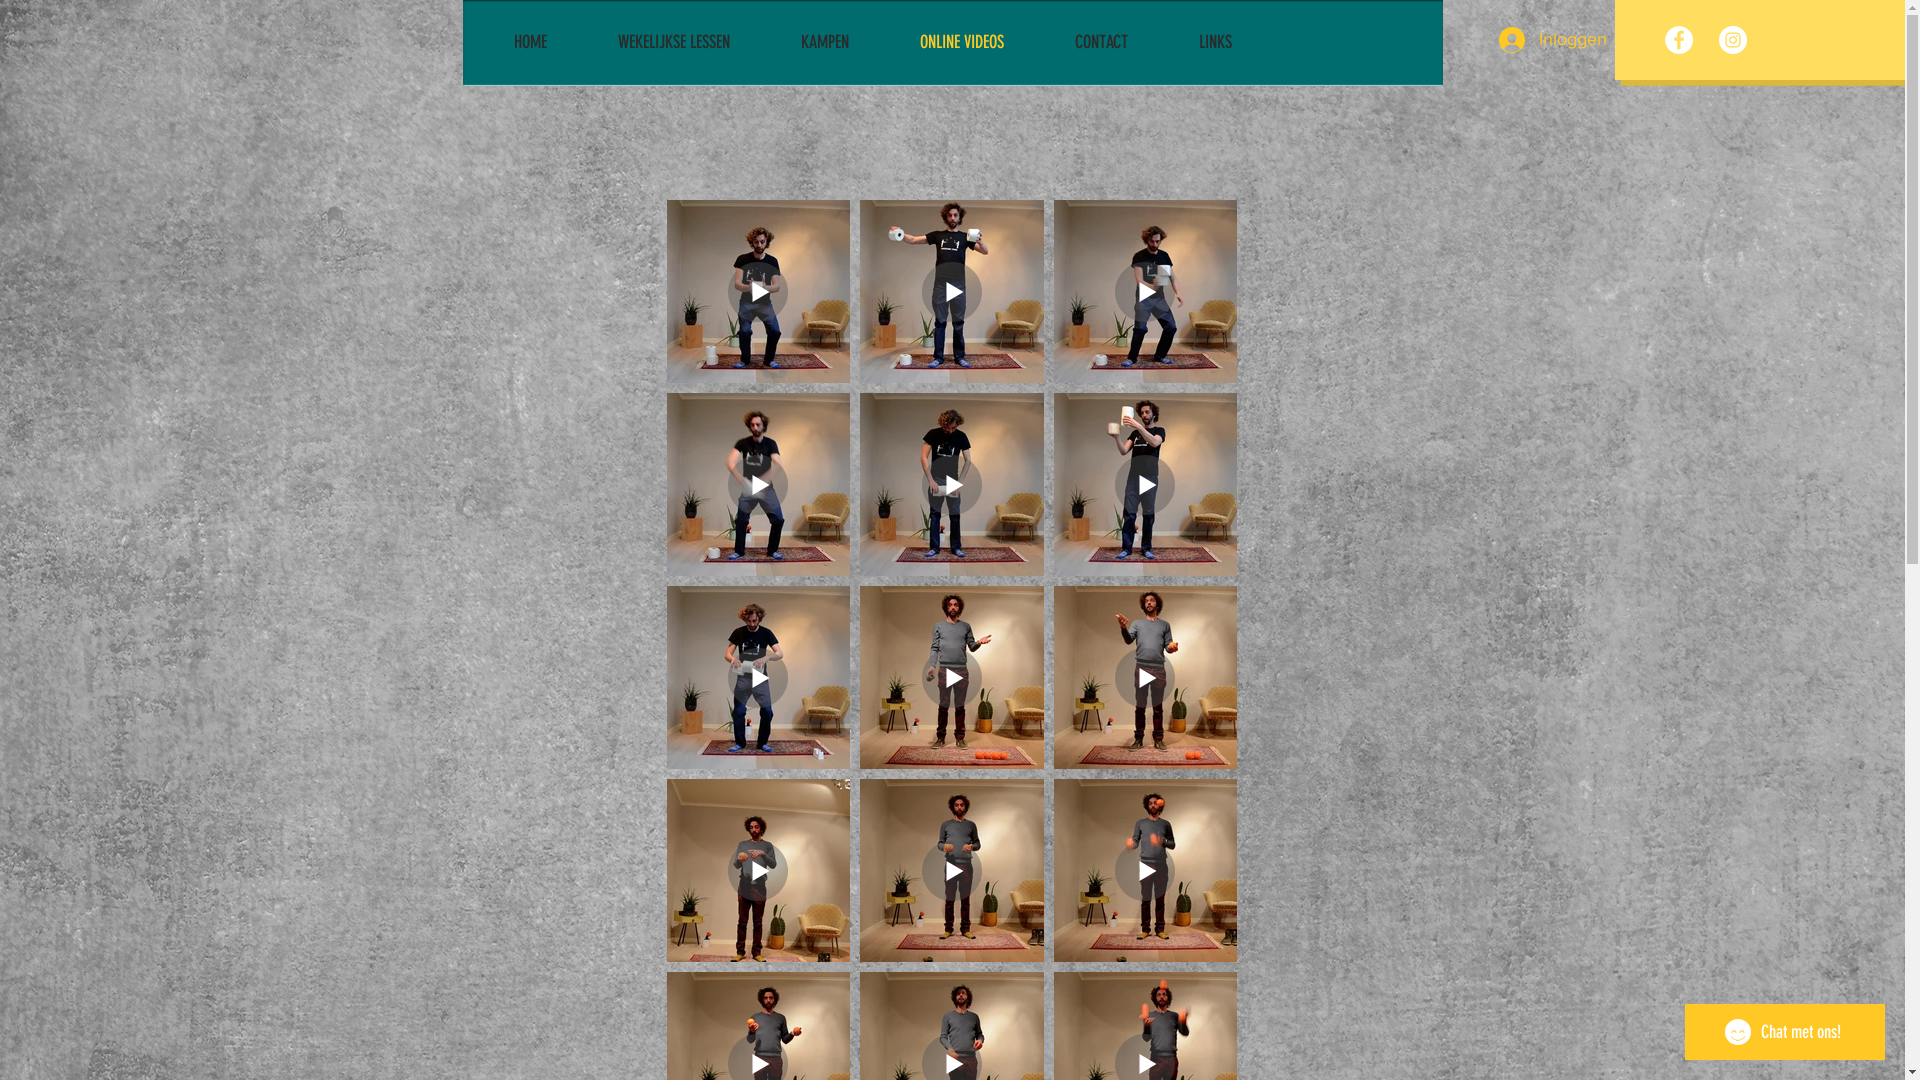 This screenshot has width=1920, height=1080. What do you see at coordinates (499, 42) in the screenshot?
I see `'HOME'` at bounding box center [499, 42].